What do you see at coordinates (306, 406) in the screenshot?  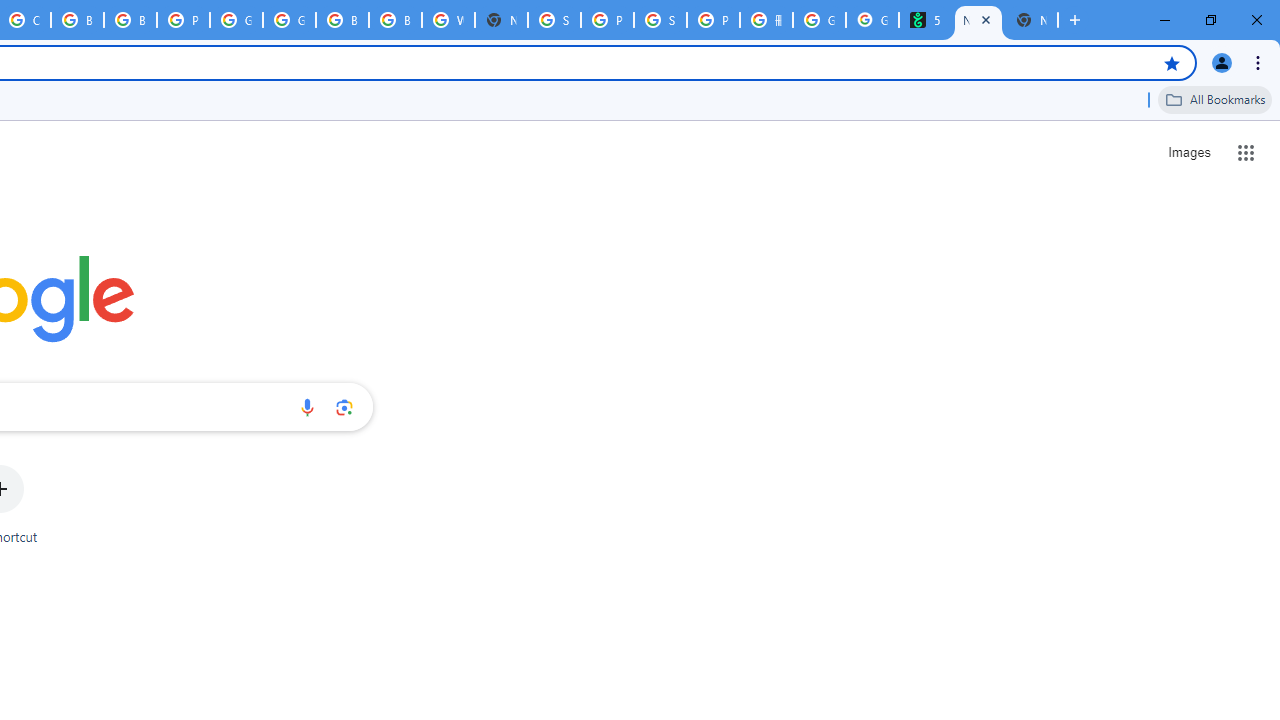 I see `'Search by voice'` at bounding box center [306, 406].